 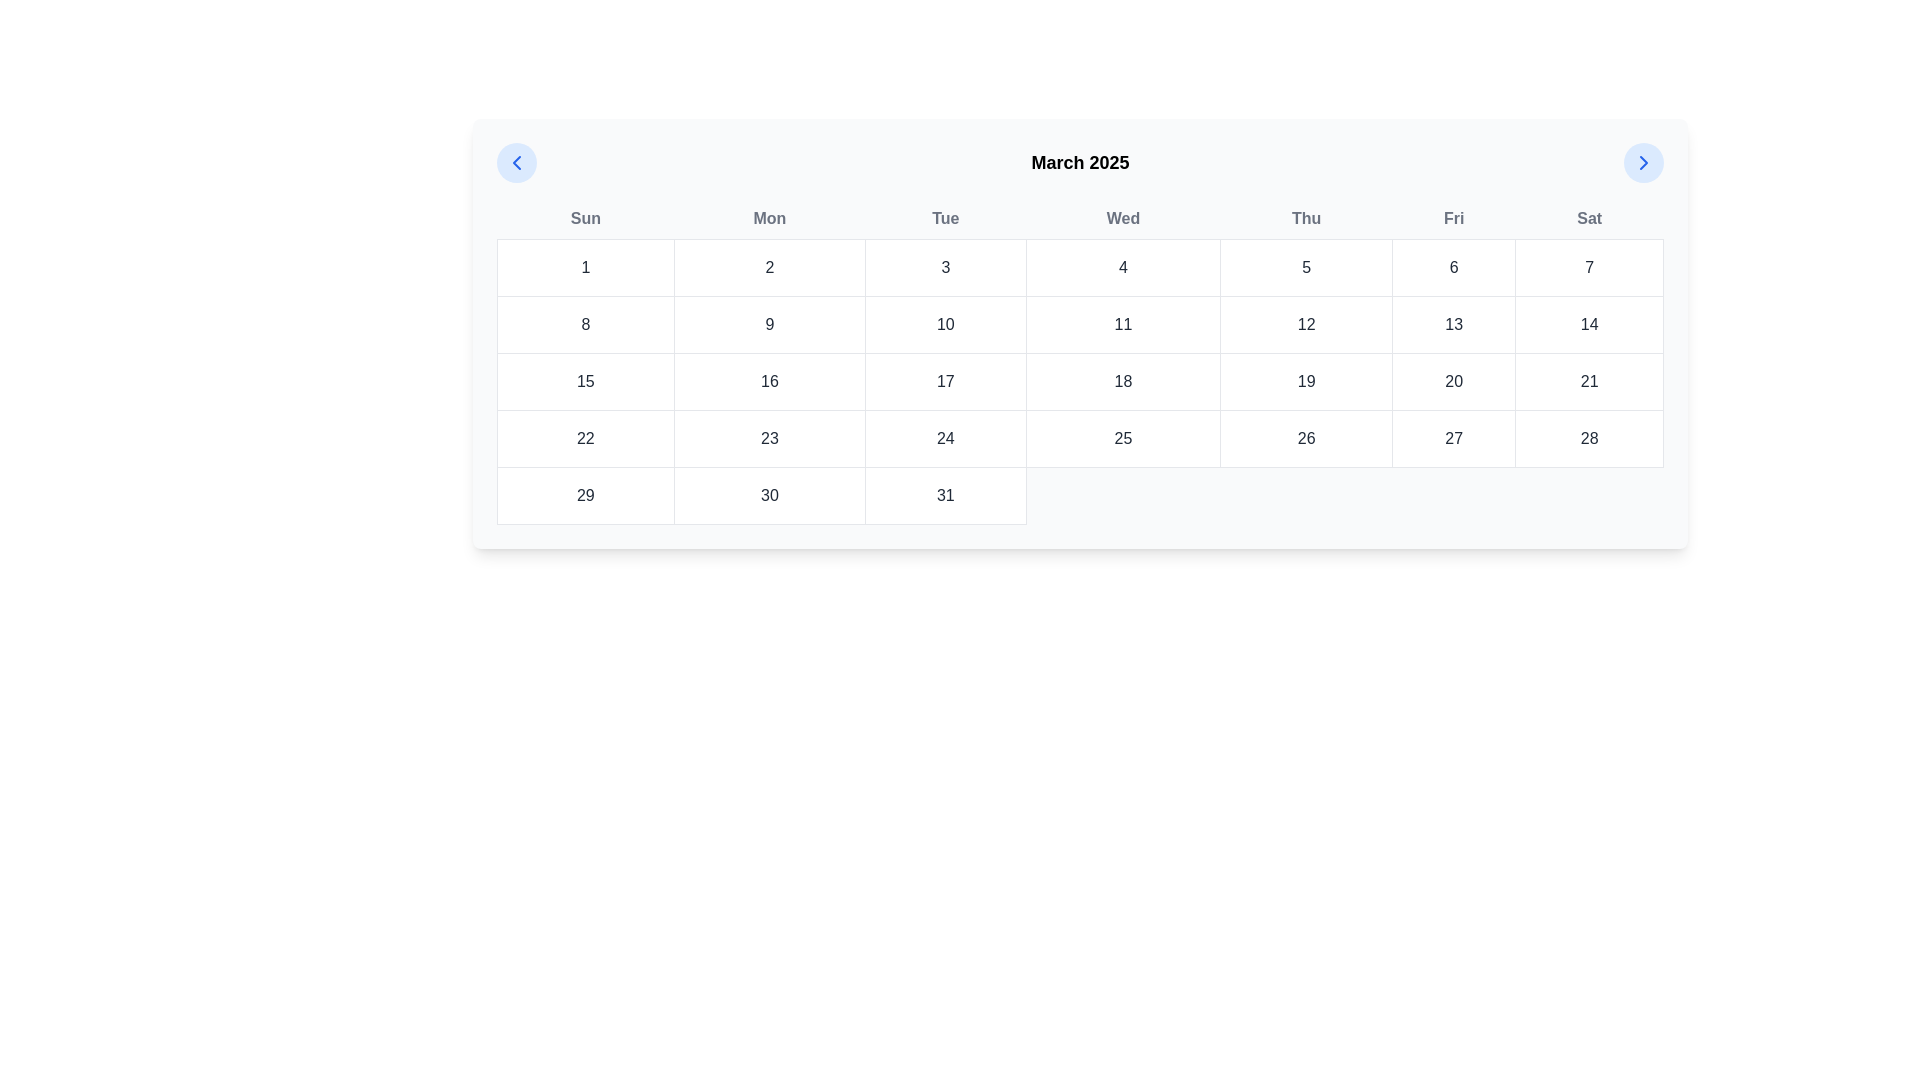 What do you see at coordinates (768, 381) in the screenshot?
I see `the selectable calendar cell representing the 16th day of the month` at bounding box center [768, 381].